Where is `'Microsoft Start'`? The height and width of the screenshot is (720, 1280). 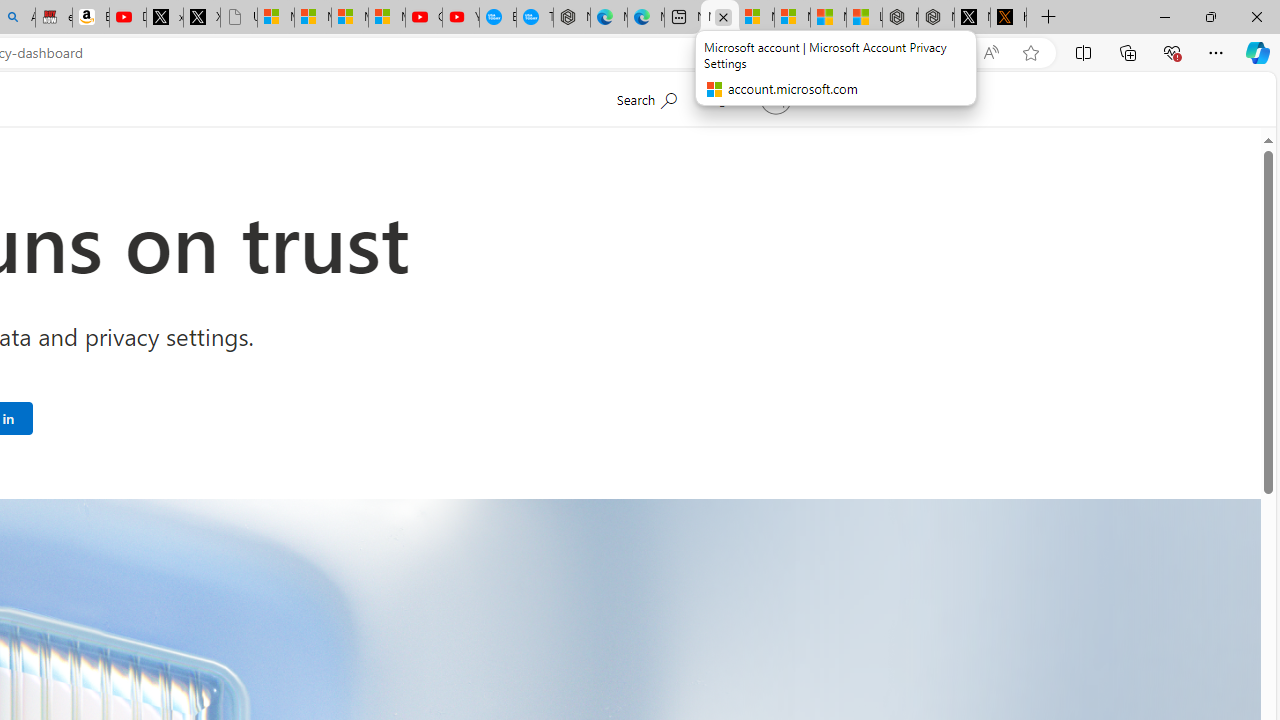 'Microsoft Start' is located at coordinates (828, 17).